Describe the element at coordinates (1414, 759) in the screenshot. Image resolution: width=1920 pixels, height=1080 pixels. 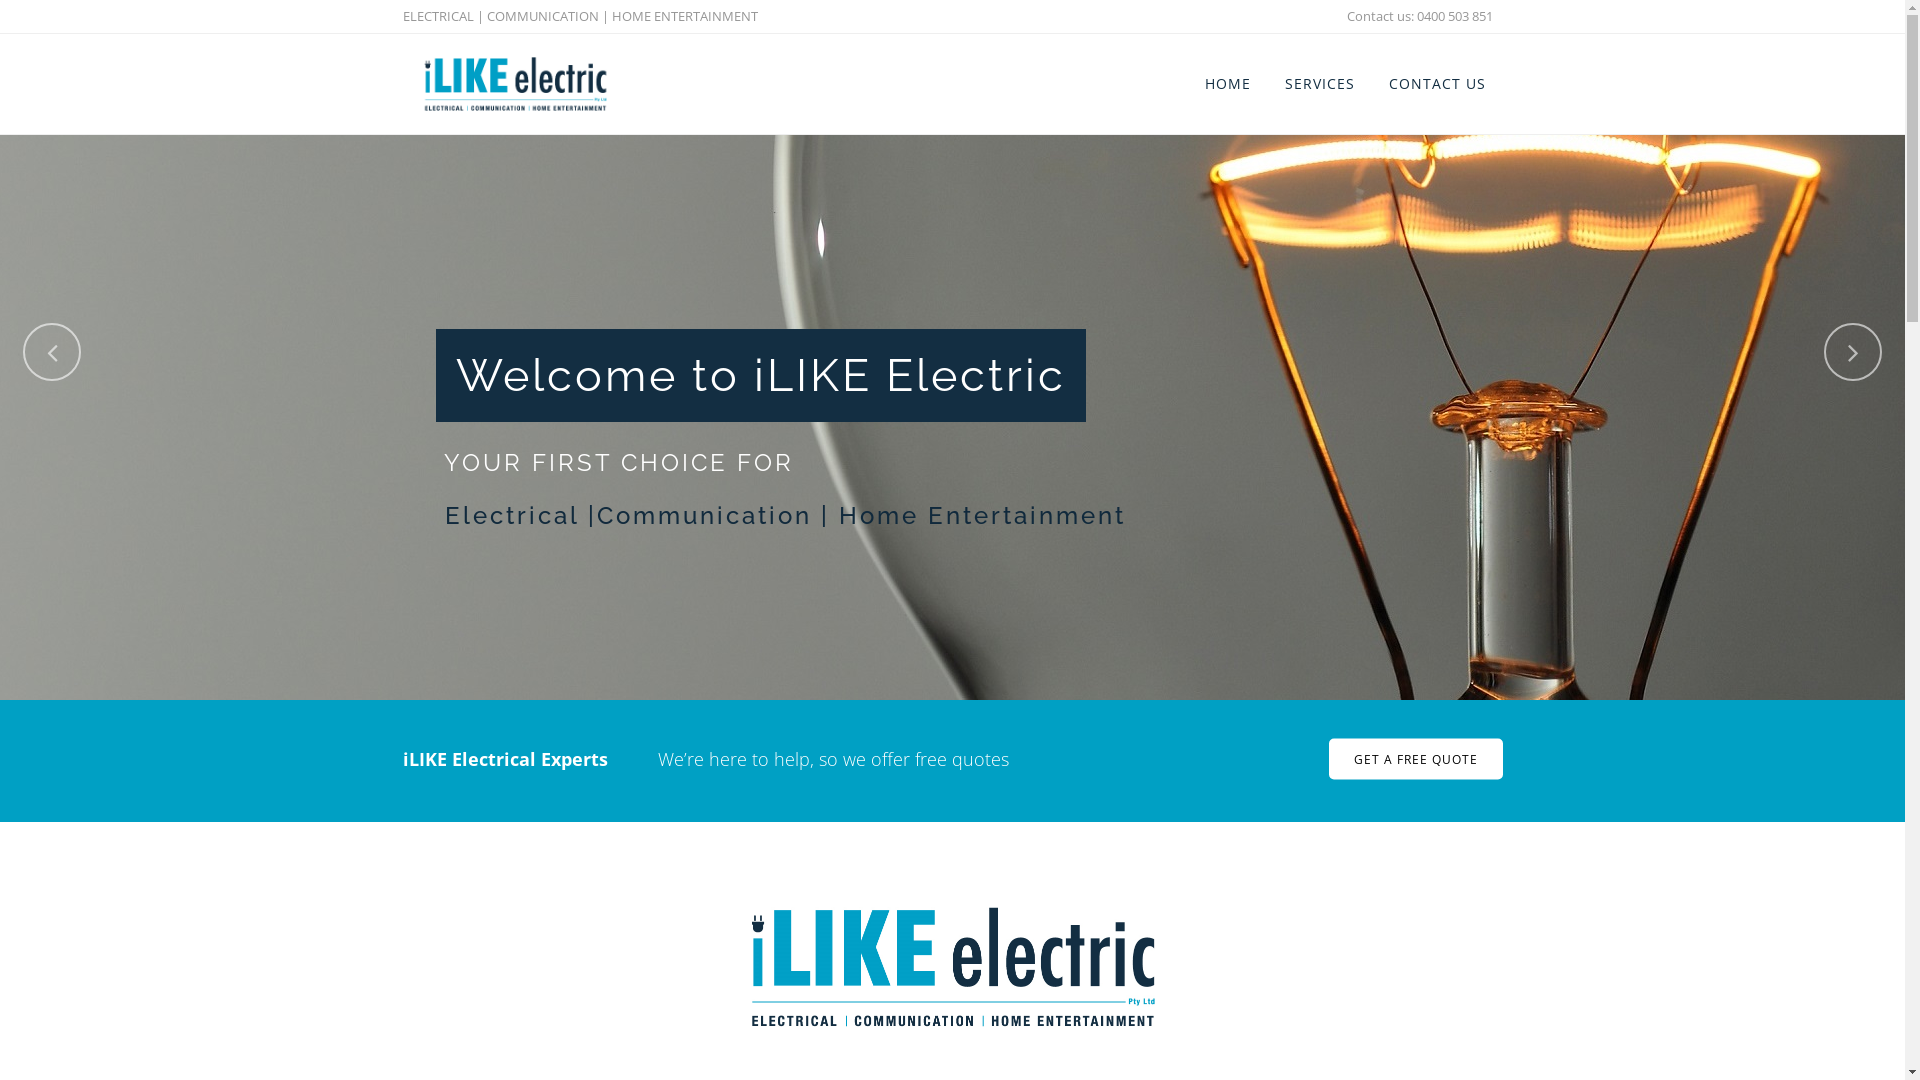
I see `'GET A FREE QUOTE'` at that location.